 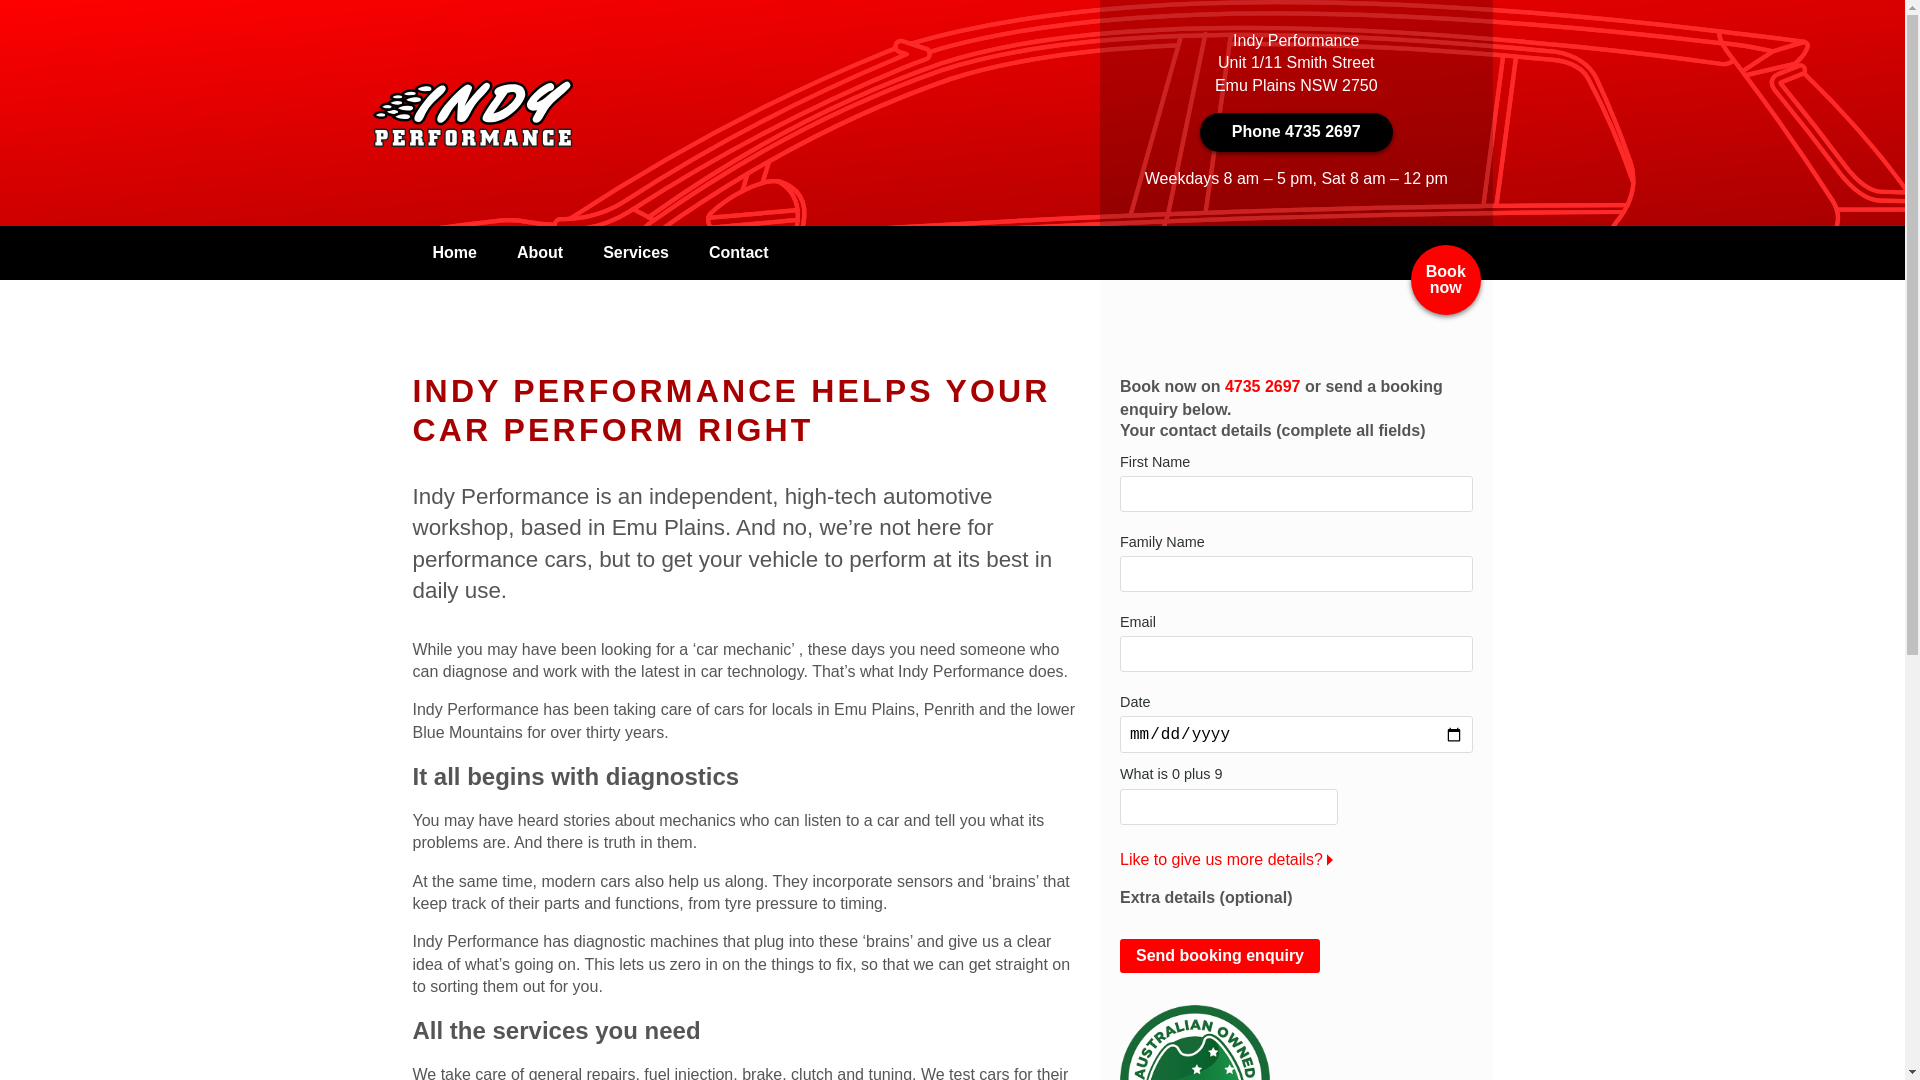 I want to click on 'Send booking enquiry', so click(x=1218, y=955).